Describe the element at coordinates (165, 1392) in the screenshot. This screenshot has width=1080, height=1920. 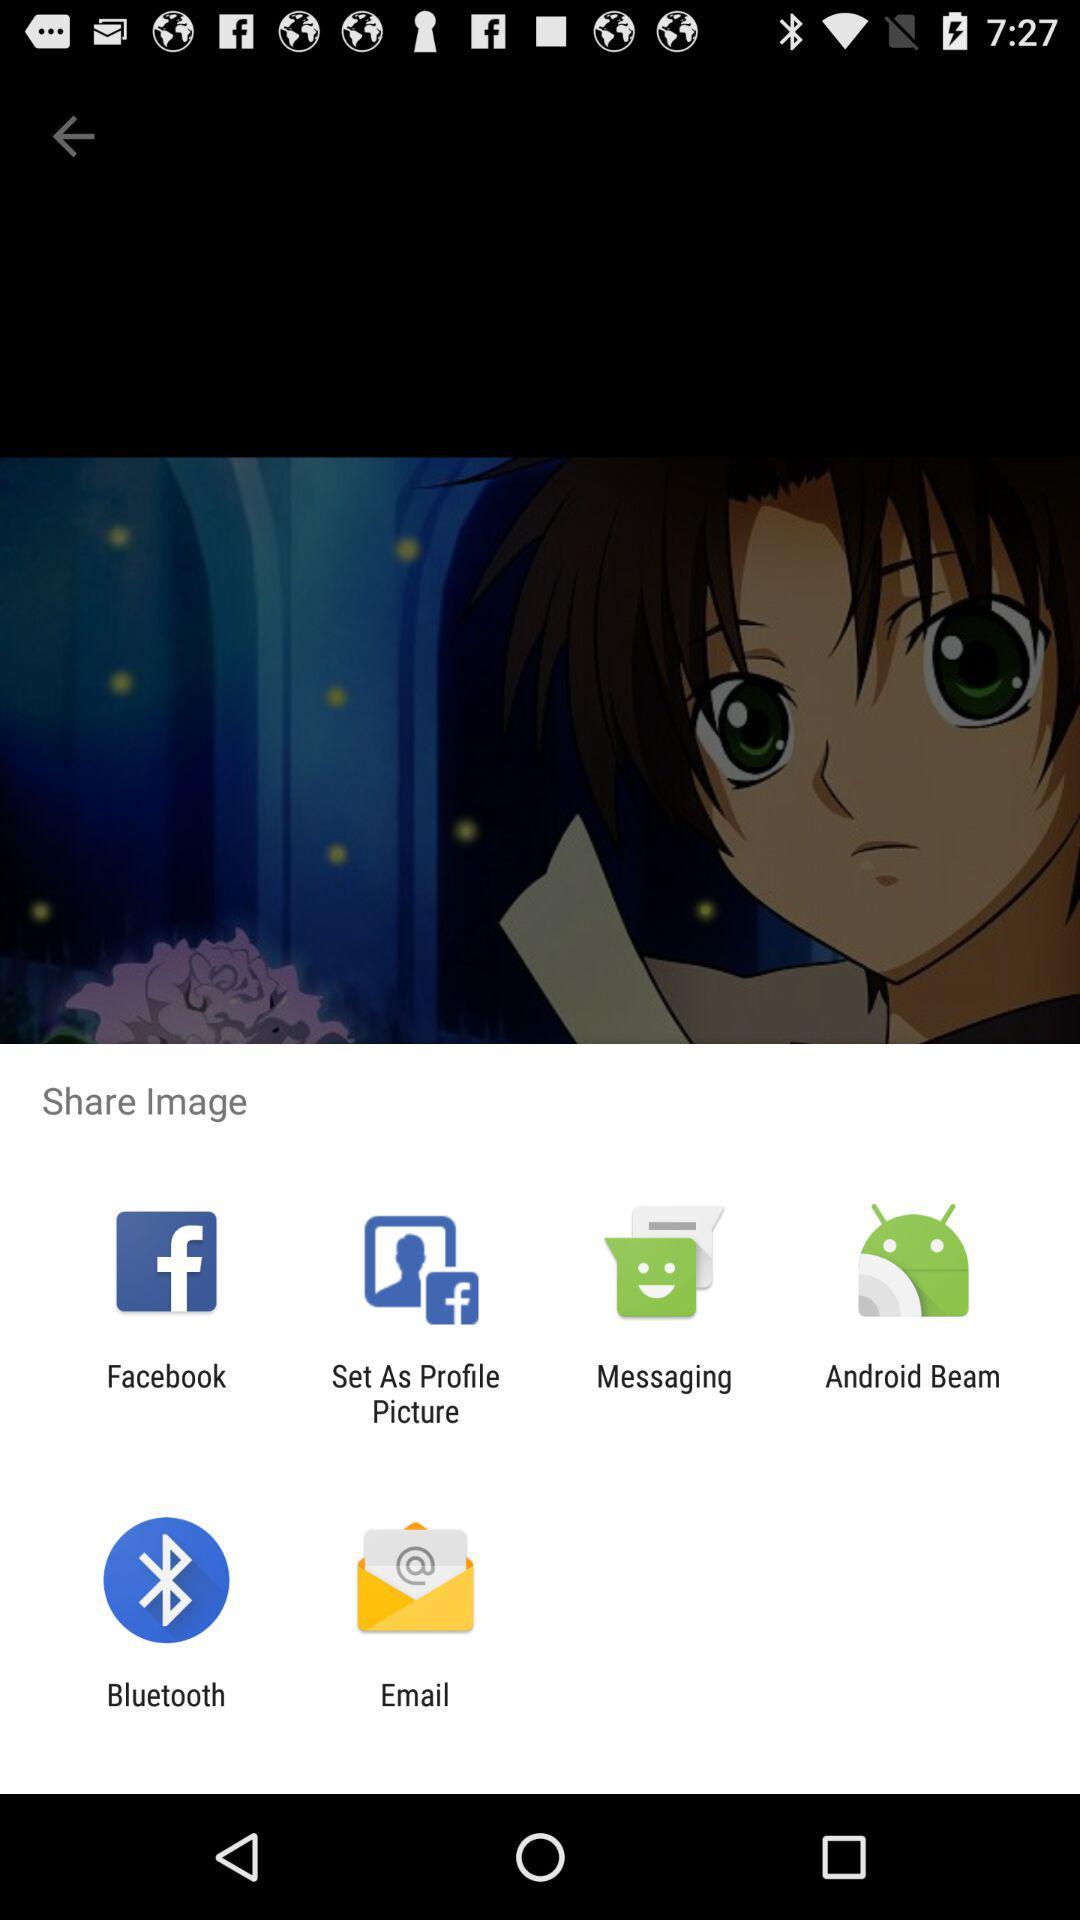
I see `app to the left of set as profile item` at that location.